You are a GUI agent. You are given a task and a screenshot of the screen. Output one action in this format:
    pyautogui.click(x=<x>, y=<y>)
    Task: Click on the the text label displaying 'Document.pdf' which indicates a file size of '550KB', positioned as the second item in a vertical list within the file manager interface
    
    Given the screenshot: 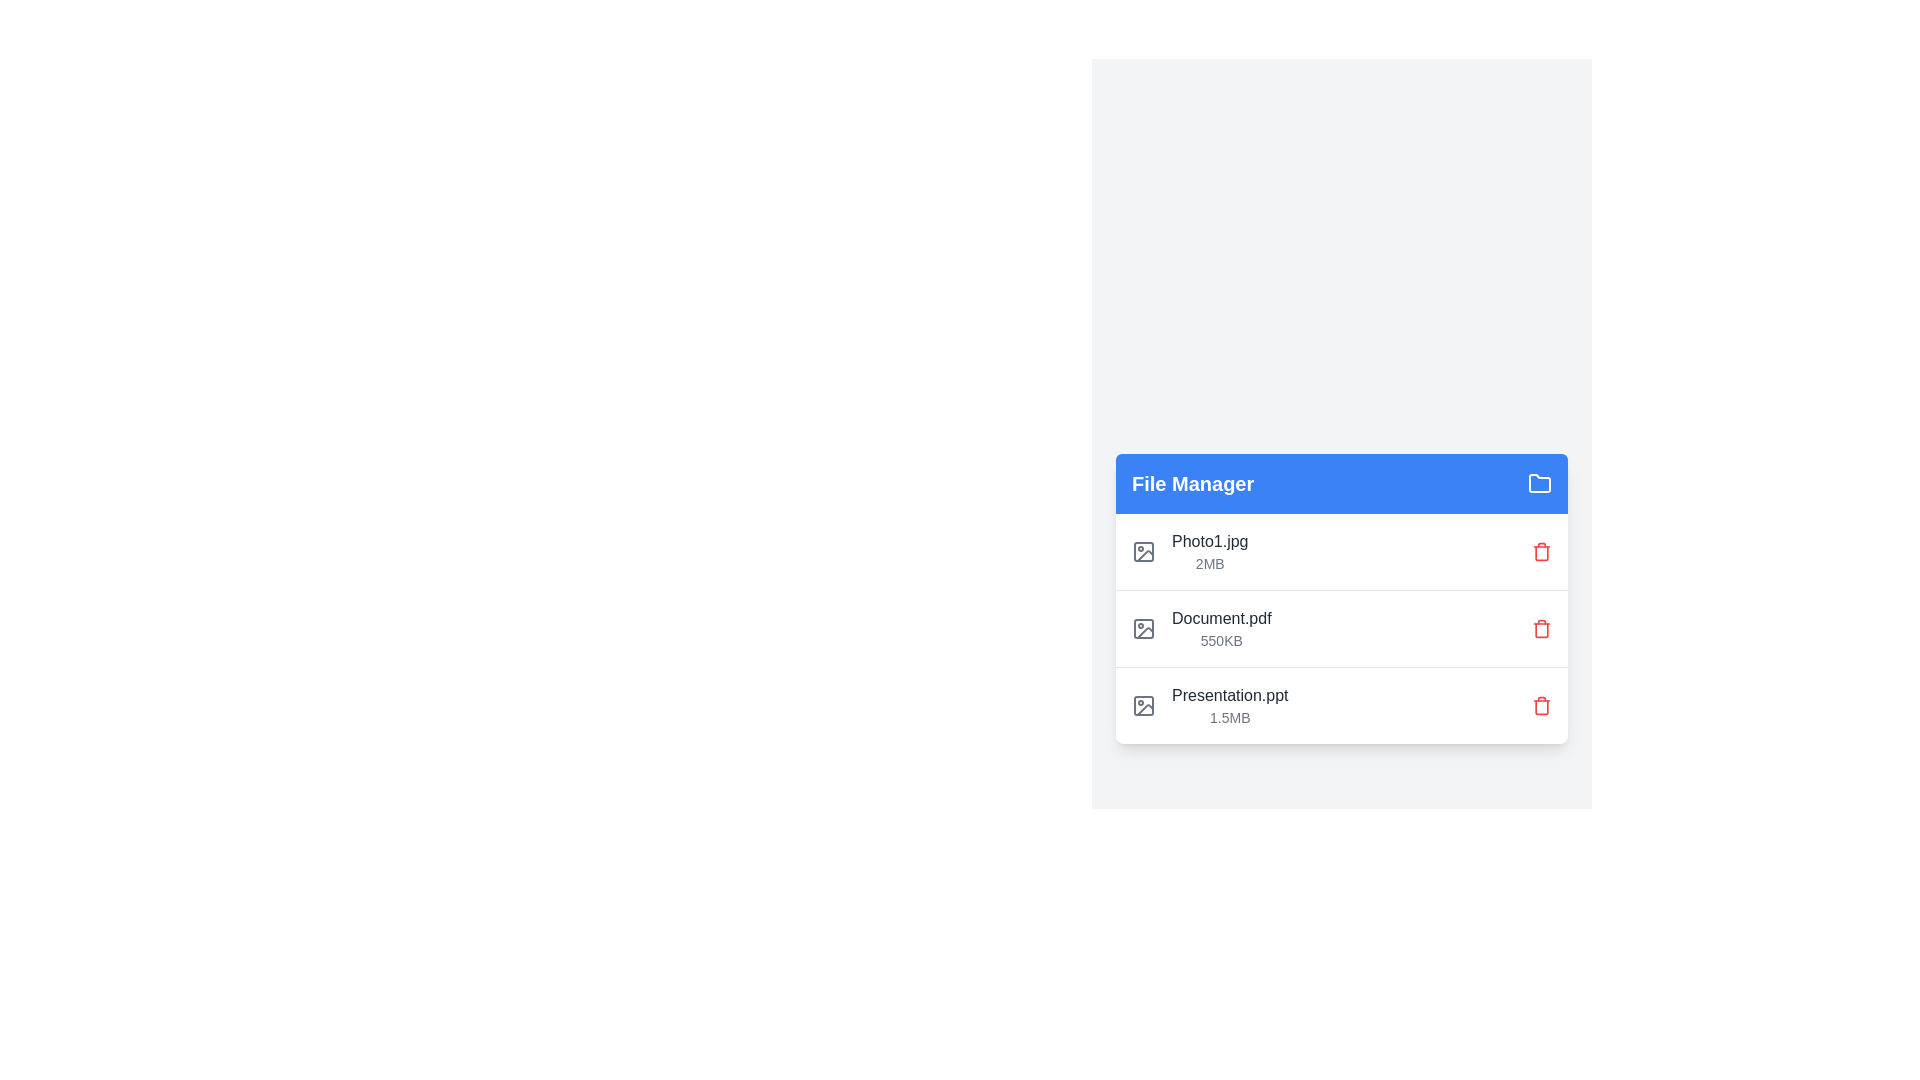 What is the action you would take?
    pyautogui.click(x=1220, y=627)
    